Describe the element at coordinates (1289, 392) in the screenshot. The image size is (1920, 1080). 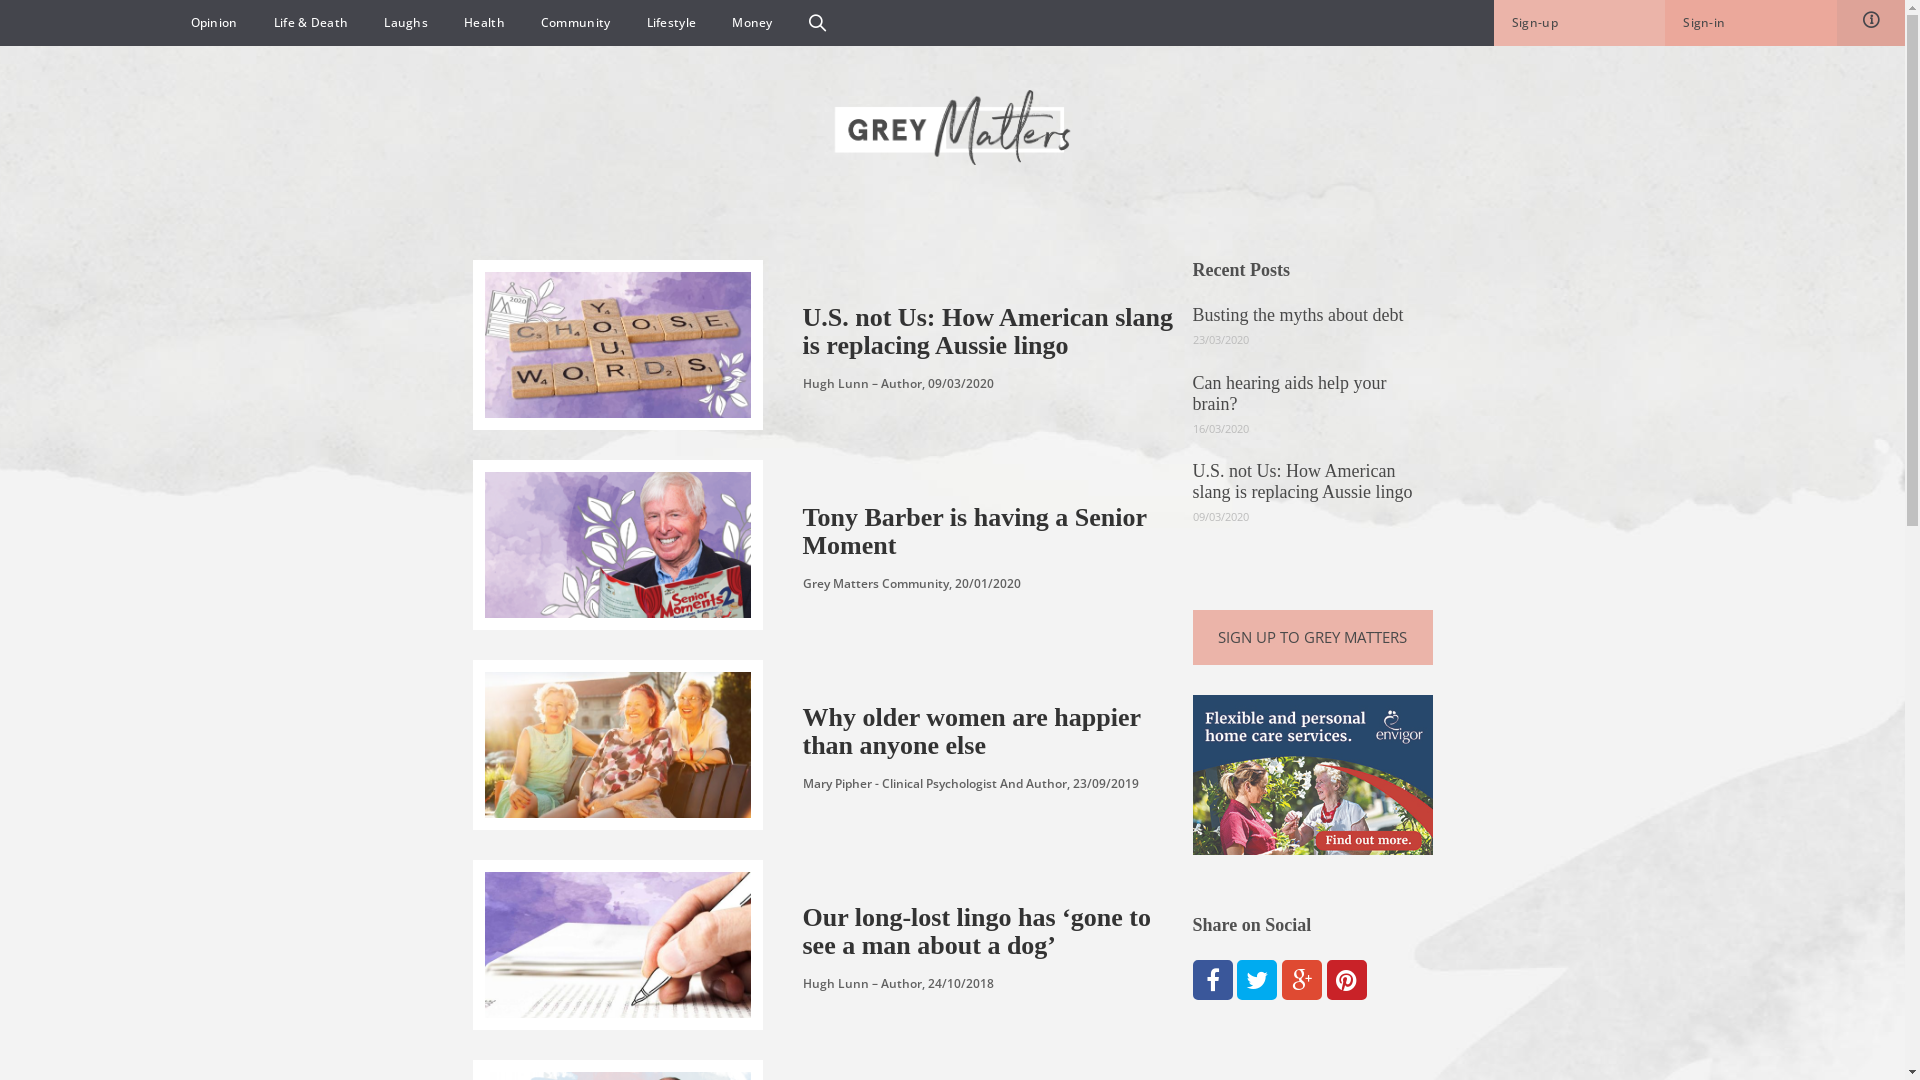
I see `'Can hearing aids help your brain?'` at that location.